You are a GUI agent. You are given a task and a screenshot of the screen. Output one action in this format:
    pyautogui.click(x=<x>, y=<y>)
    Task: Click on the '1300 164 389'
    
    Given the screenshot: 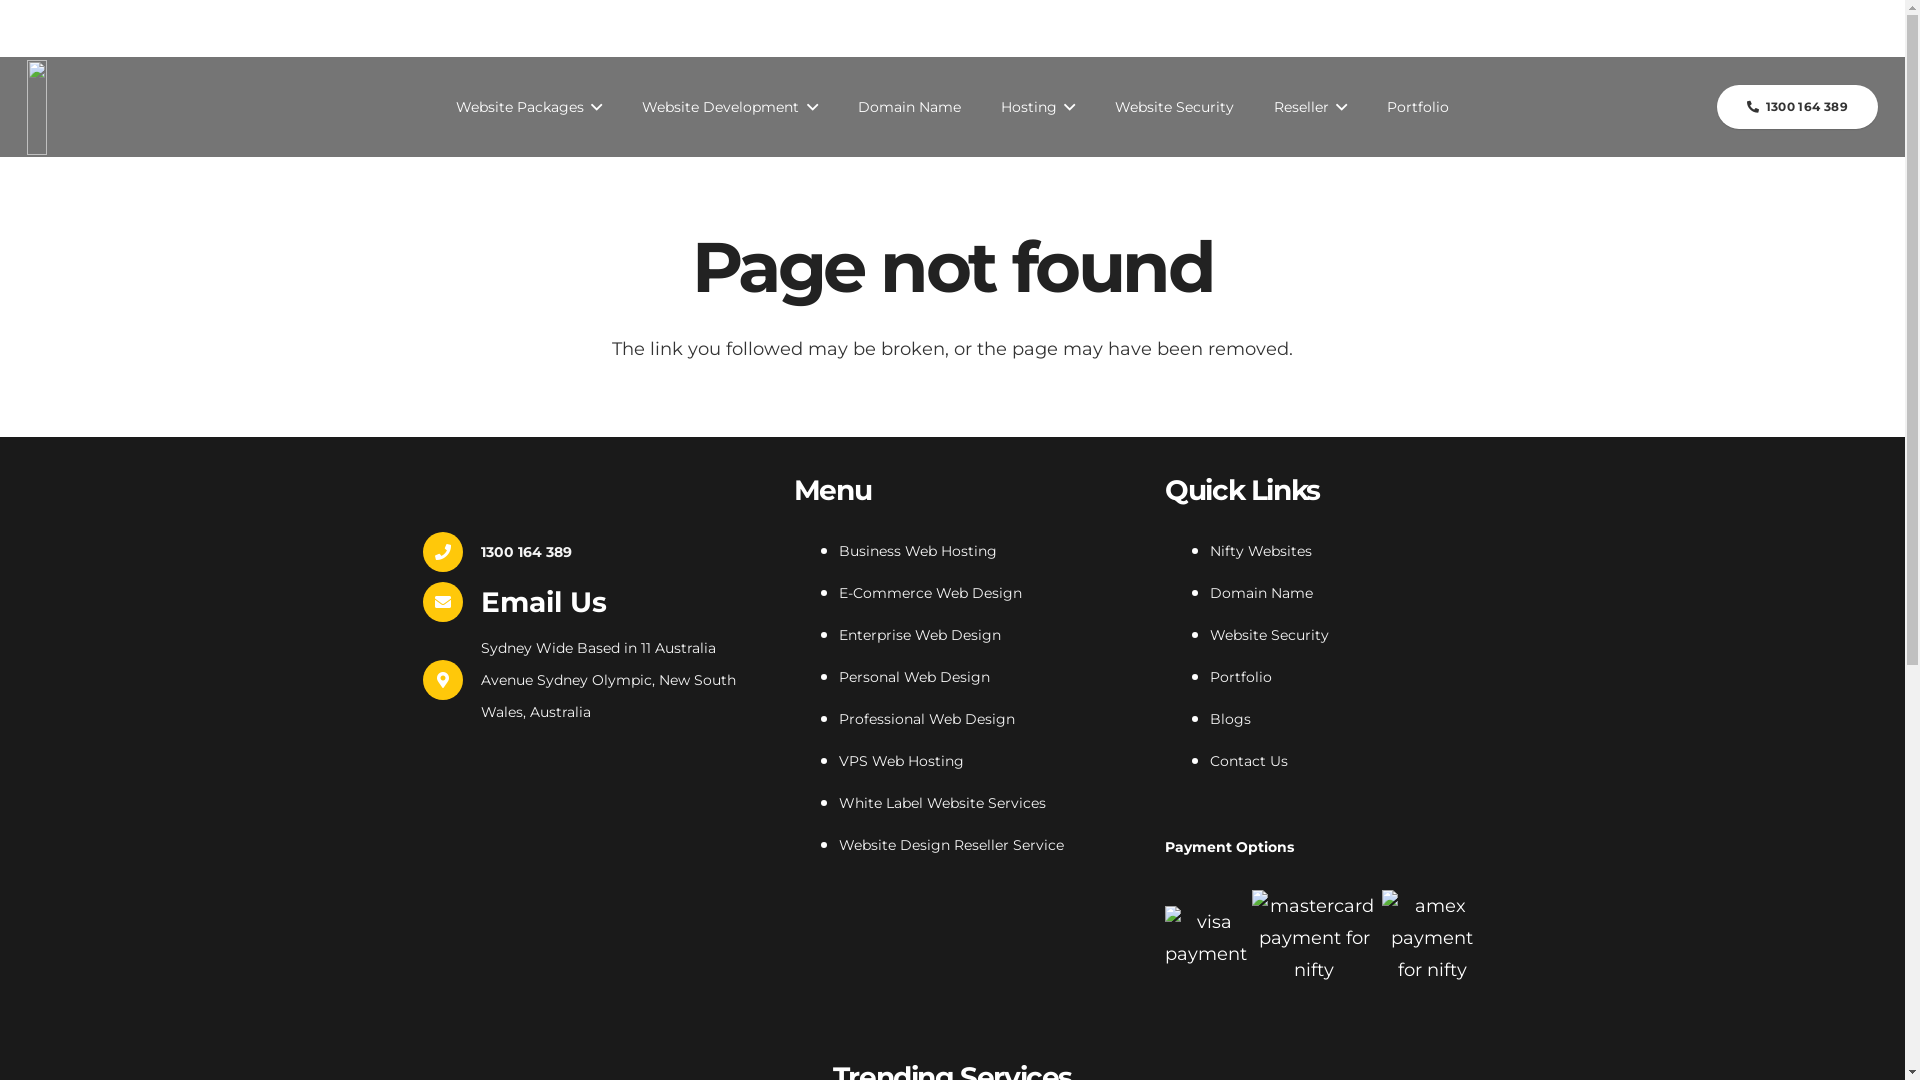 What is the action you would take?
    pyautogui.click(x=526, y=551)
    